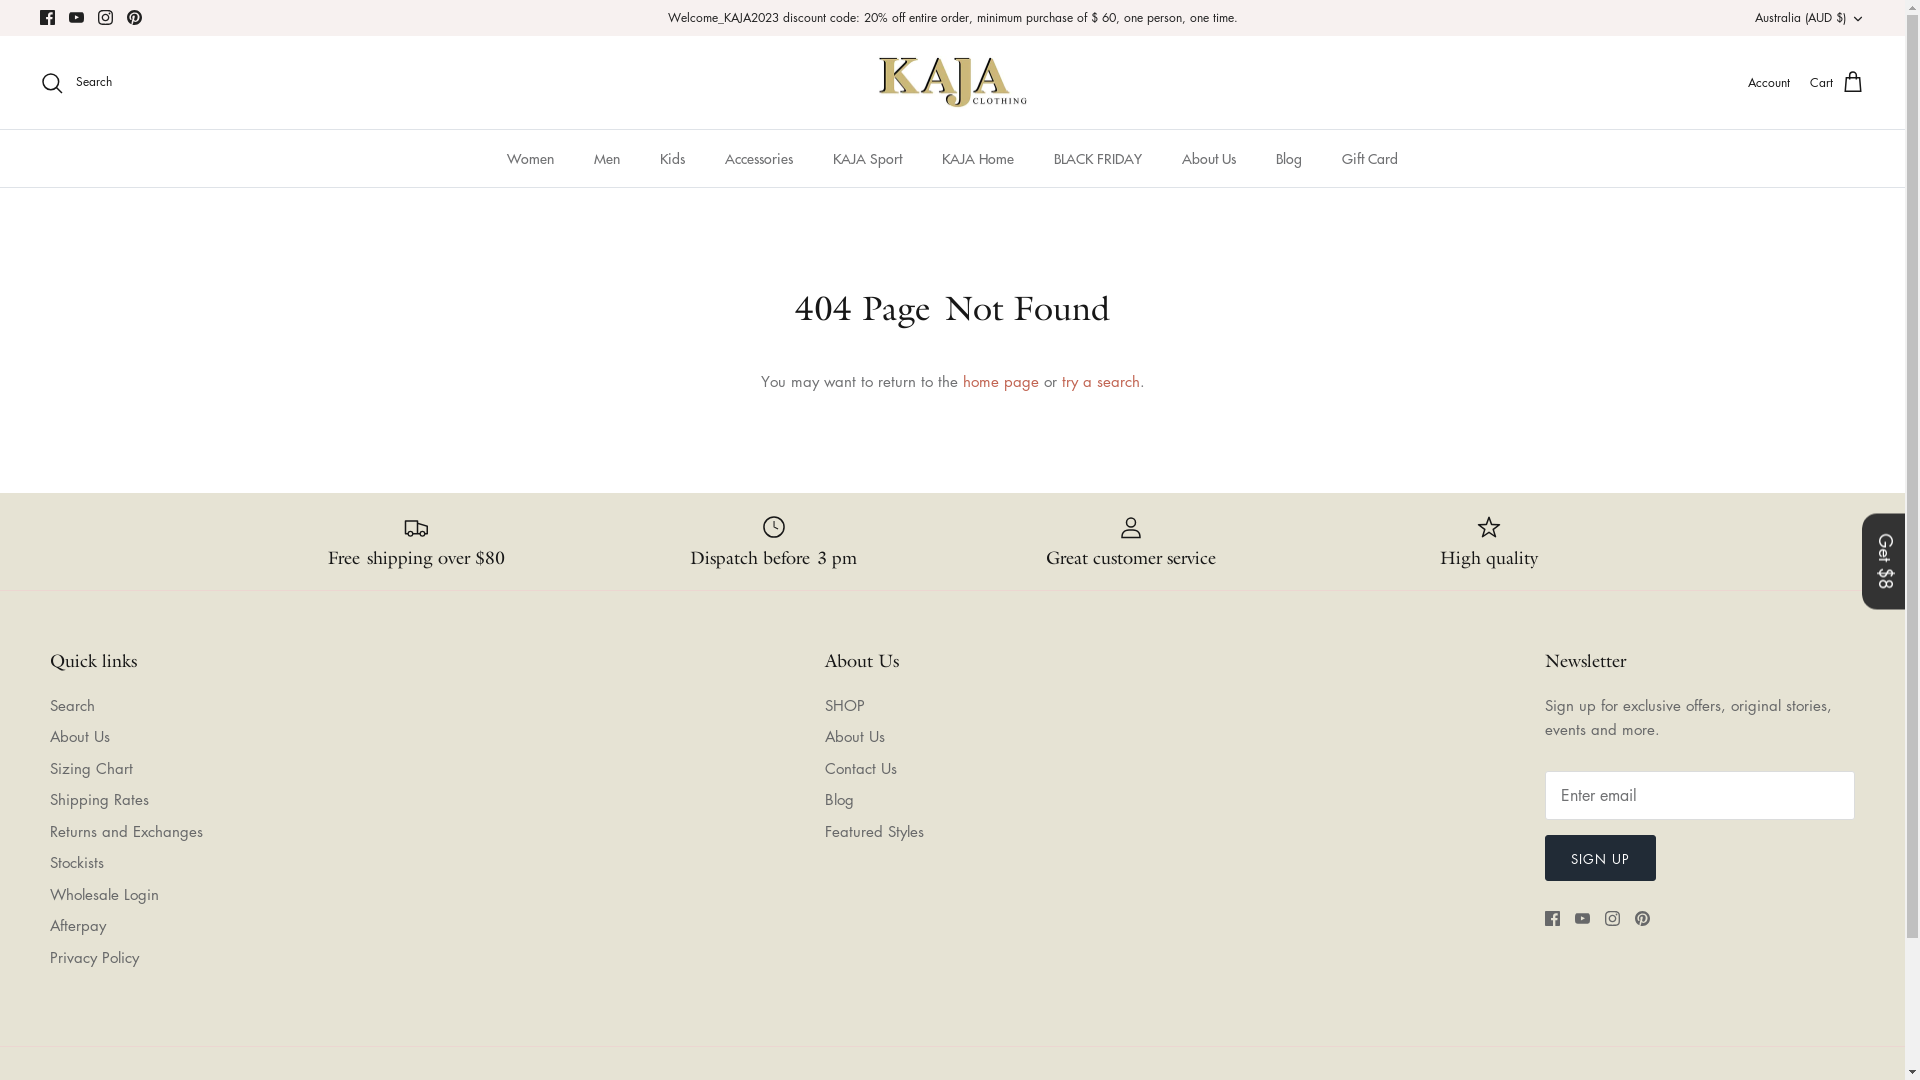 Image resolution: width=1920 pixels, height=1080 pixels. Describe the element at coordinates (80, 736) in the screenshot. I see `'About Us'` at that location.